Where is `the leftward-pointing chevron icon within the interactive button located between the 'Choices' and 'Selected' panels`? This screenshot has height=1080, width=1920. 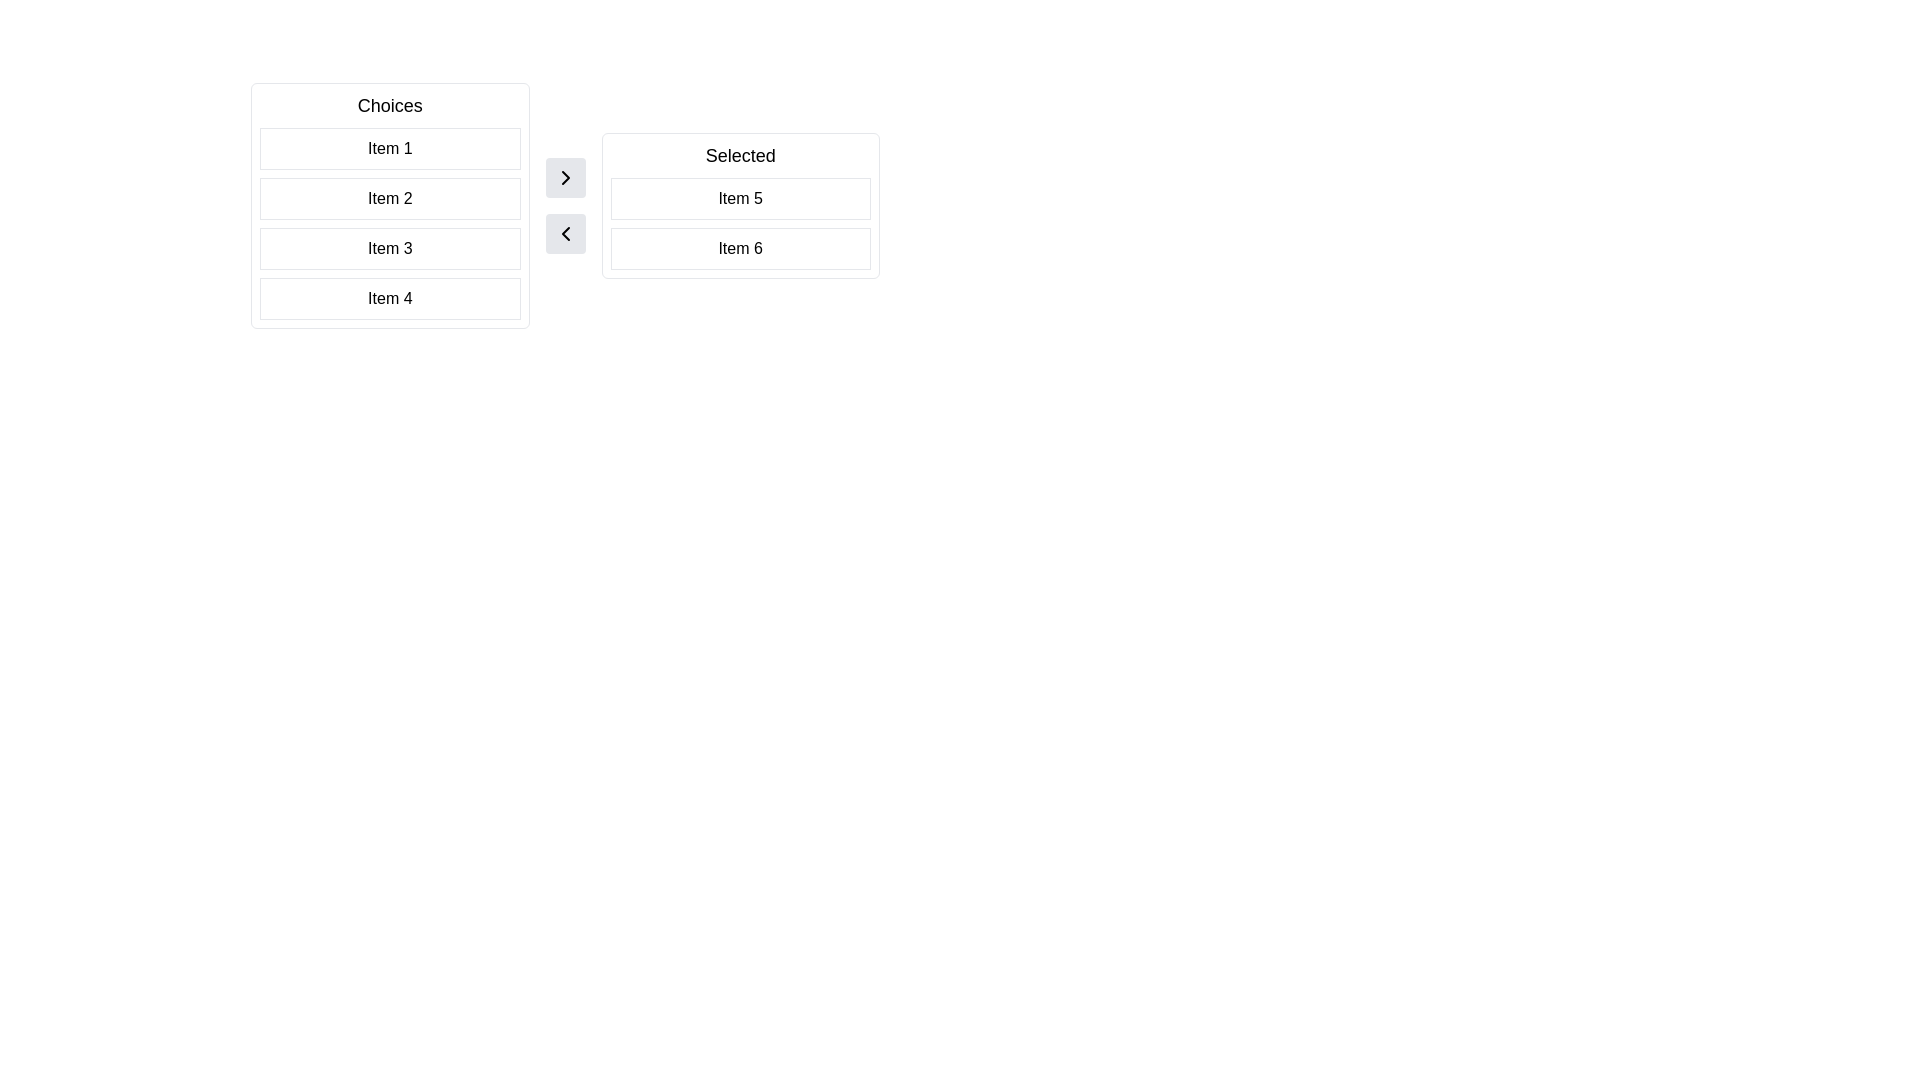 the leftward-pointing chevron icon within the interactive button located between the 'Choices' and 'Selected' panels is located at coordinates (564, 233).